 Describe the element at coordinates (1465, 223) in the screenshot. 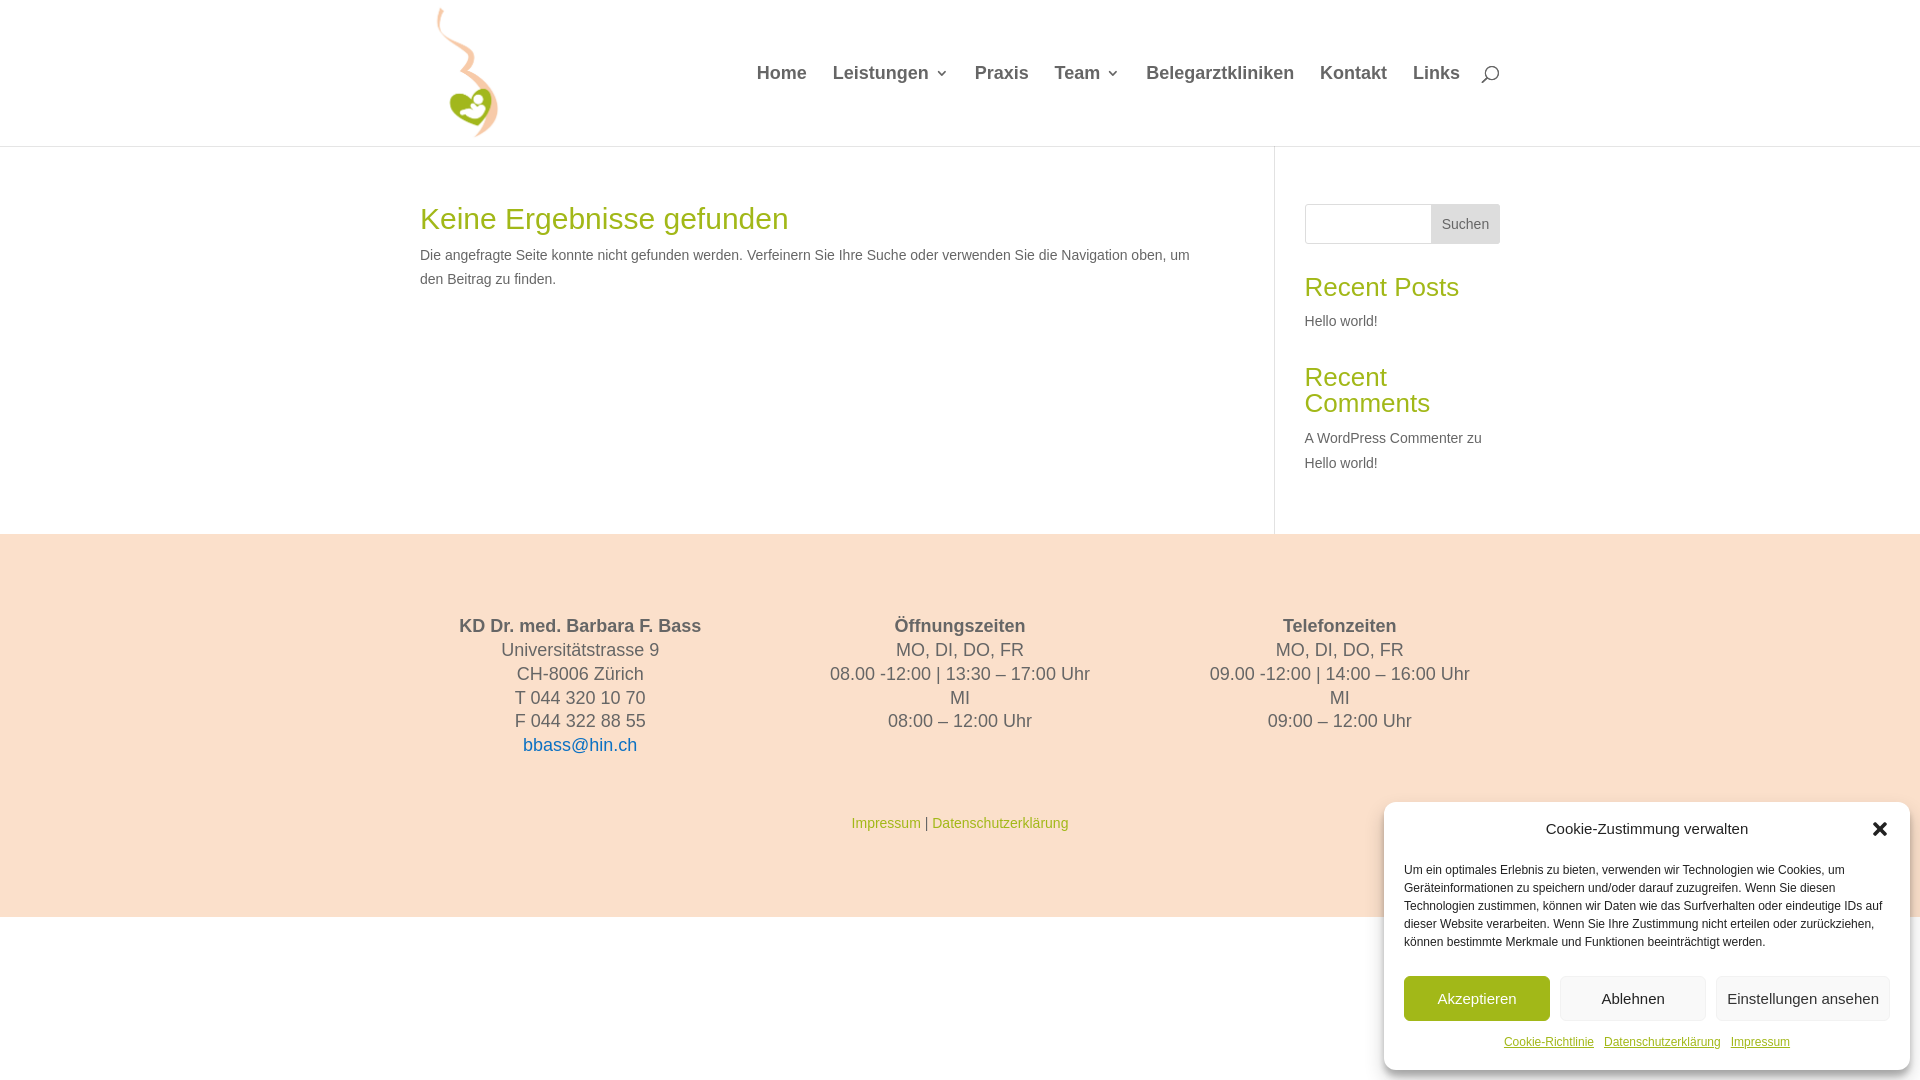

I see `'Suchen'` at that location.